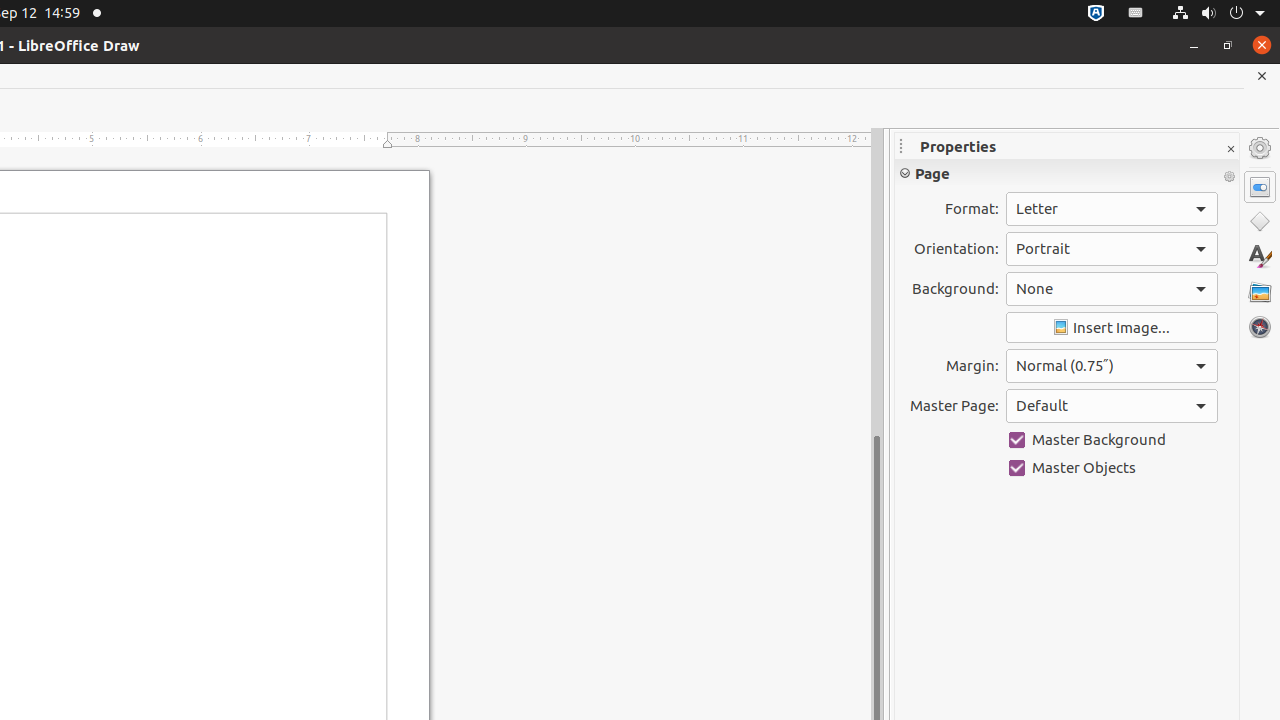 This screenshot has height=720, width=1280. I want to click on 'Navigator', so click(1259, 326).